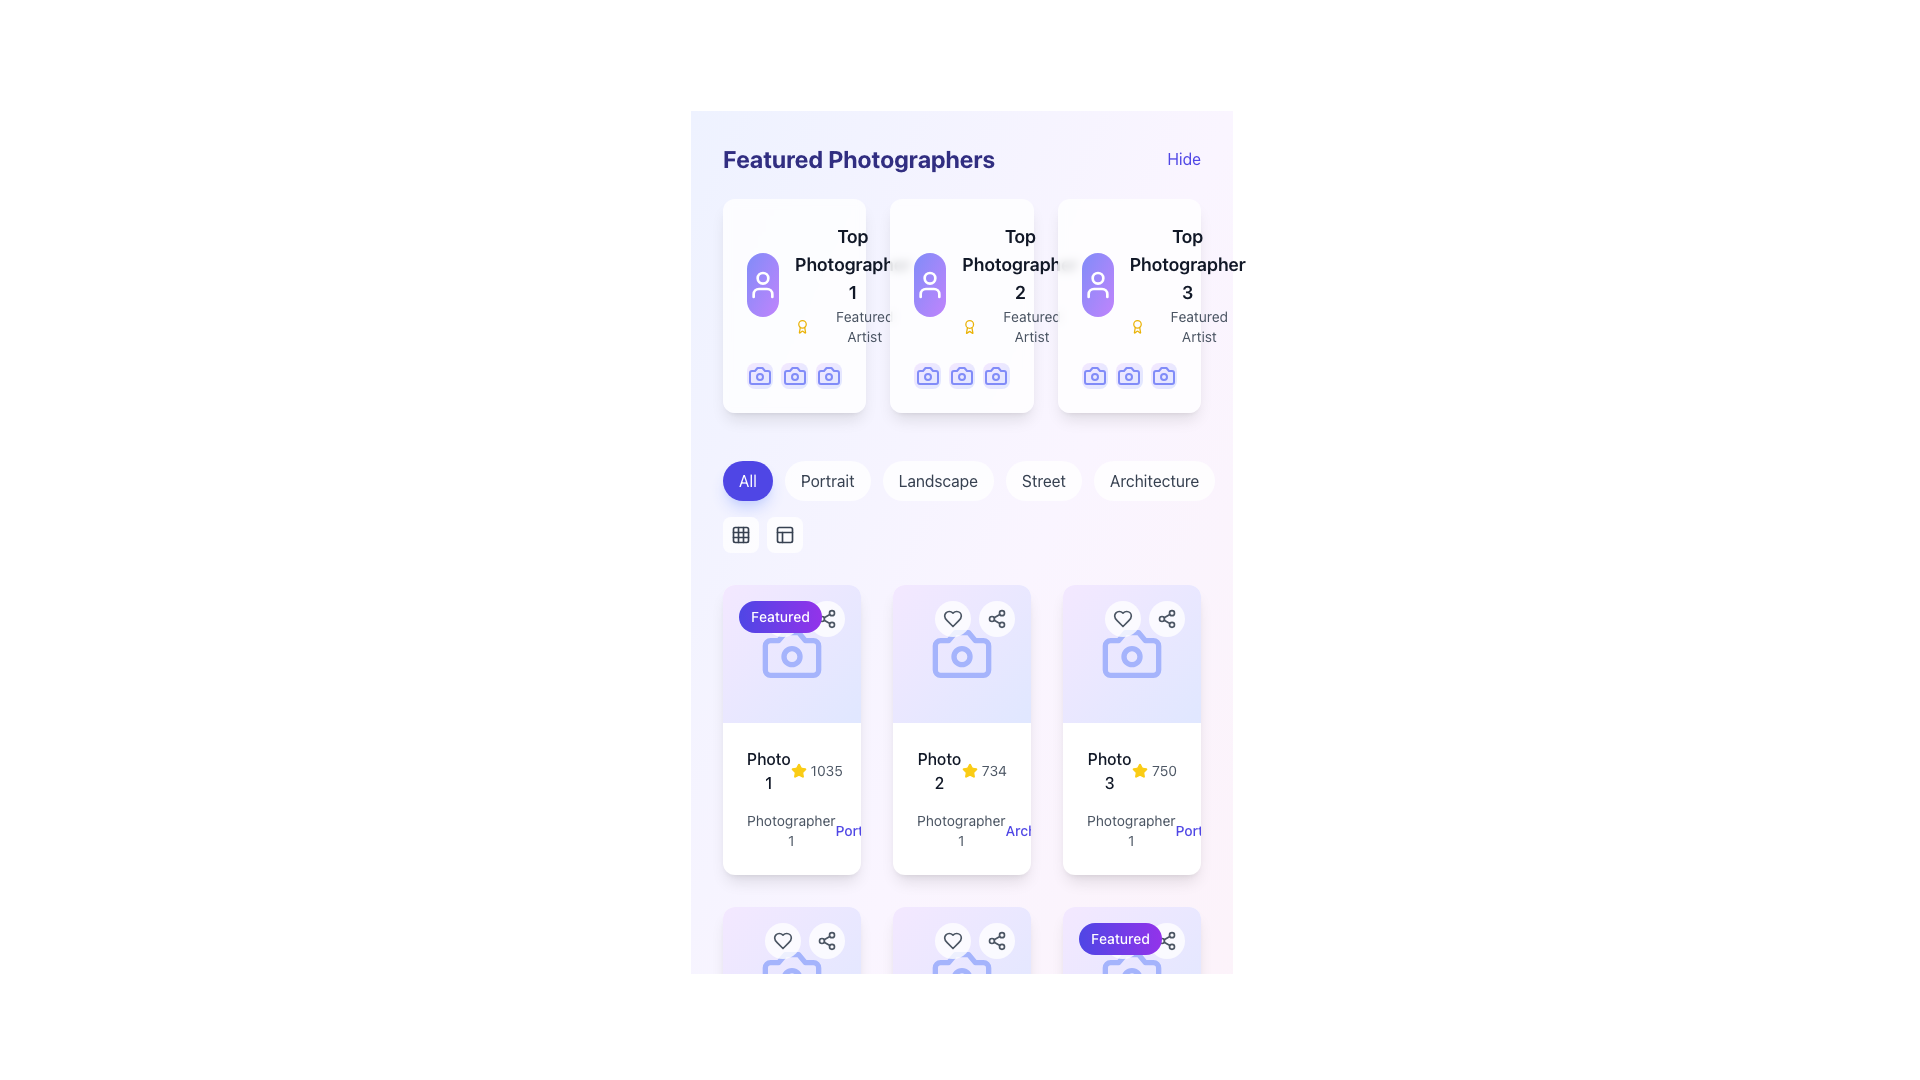 This screenshot has width=1920, height=1080. What do you see at coordinates (791, 656) in the screenshot?
I see `the decorative graphic element located at the center of the camera lens within the SVG illustration in the grid under the 'Featured' label` at bounding box center [791, 656].